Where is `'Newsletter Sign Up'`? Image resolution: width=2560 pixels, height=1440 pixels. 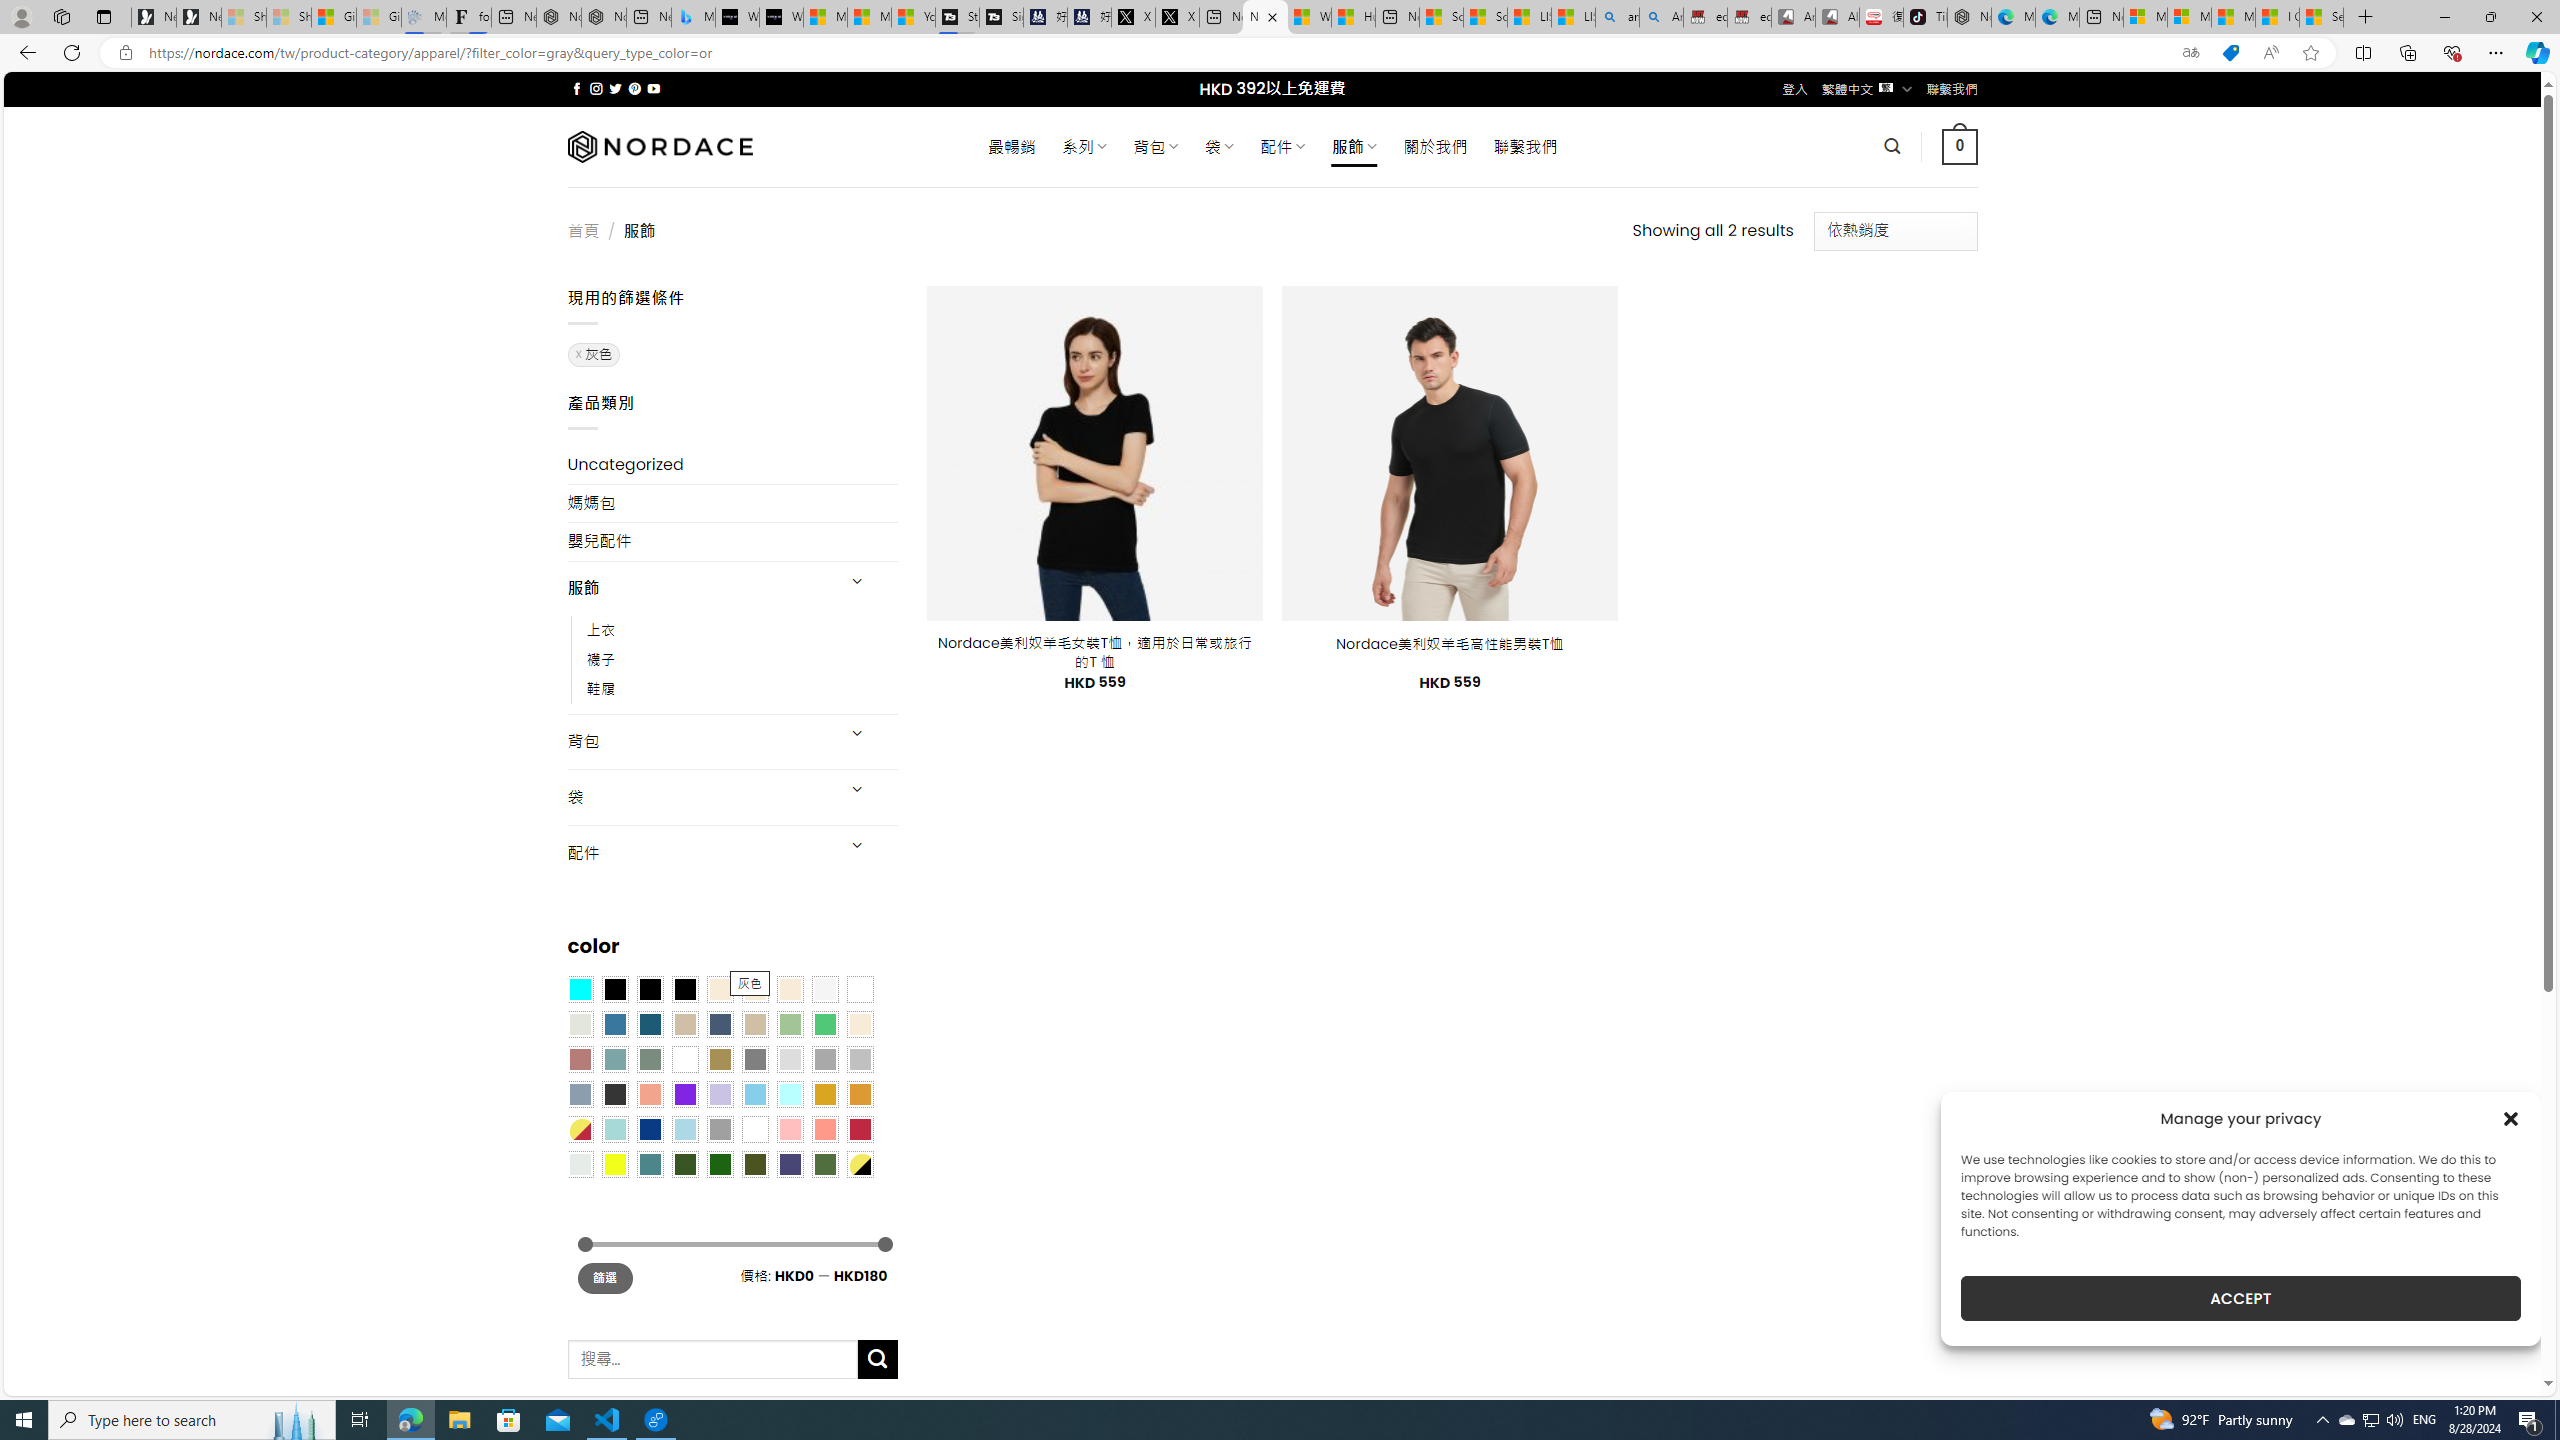
'Newsletter Sign Up' is located at coordinates (199, 16).